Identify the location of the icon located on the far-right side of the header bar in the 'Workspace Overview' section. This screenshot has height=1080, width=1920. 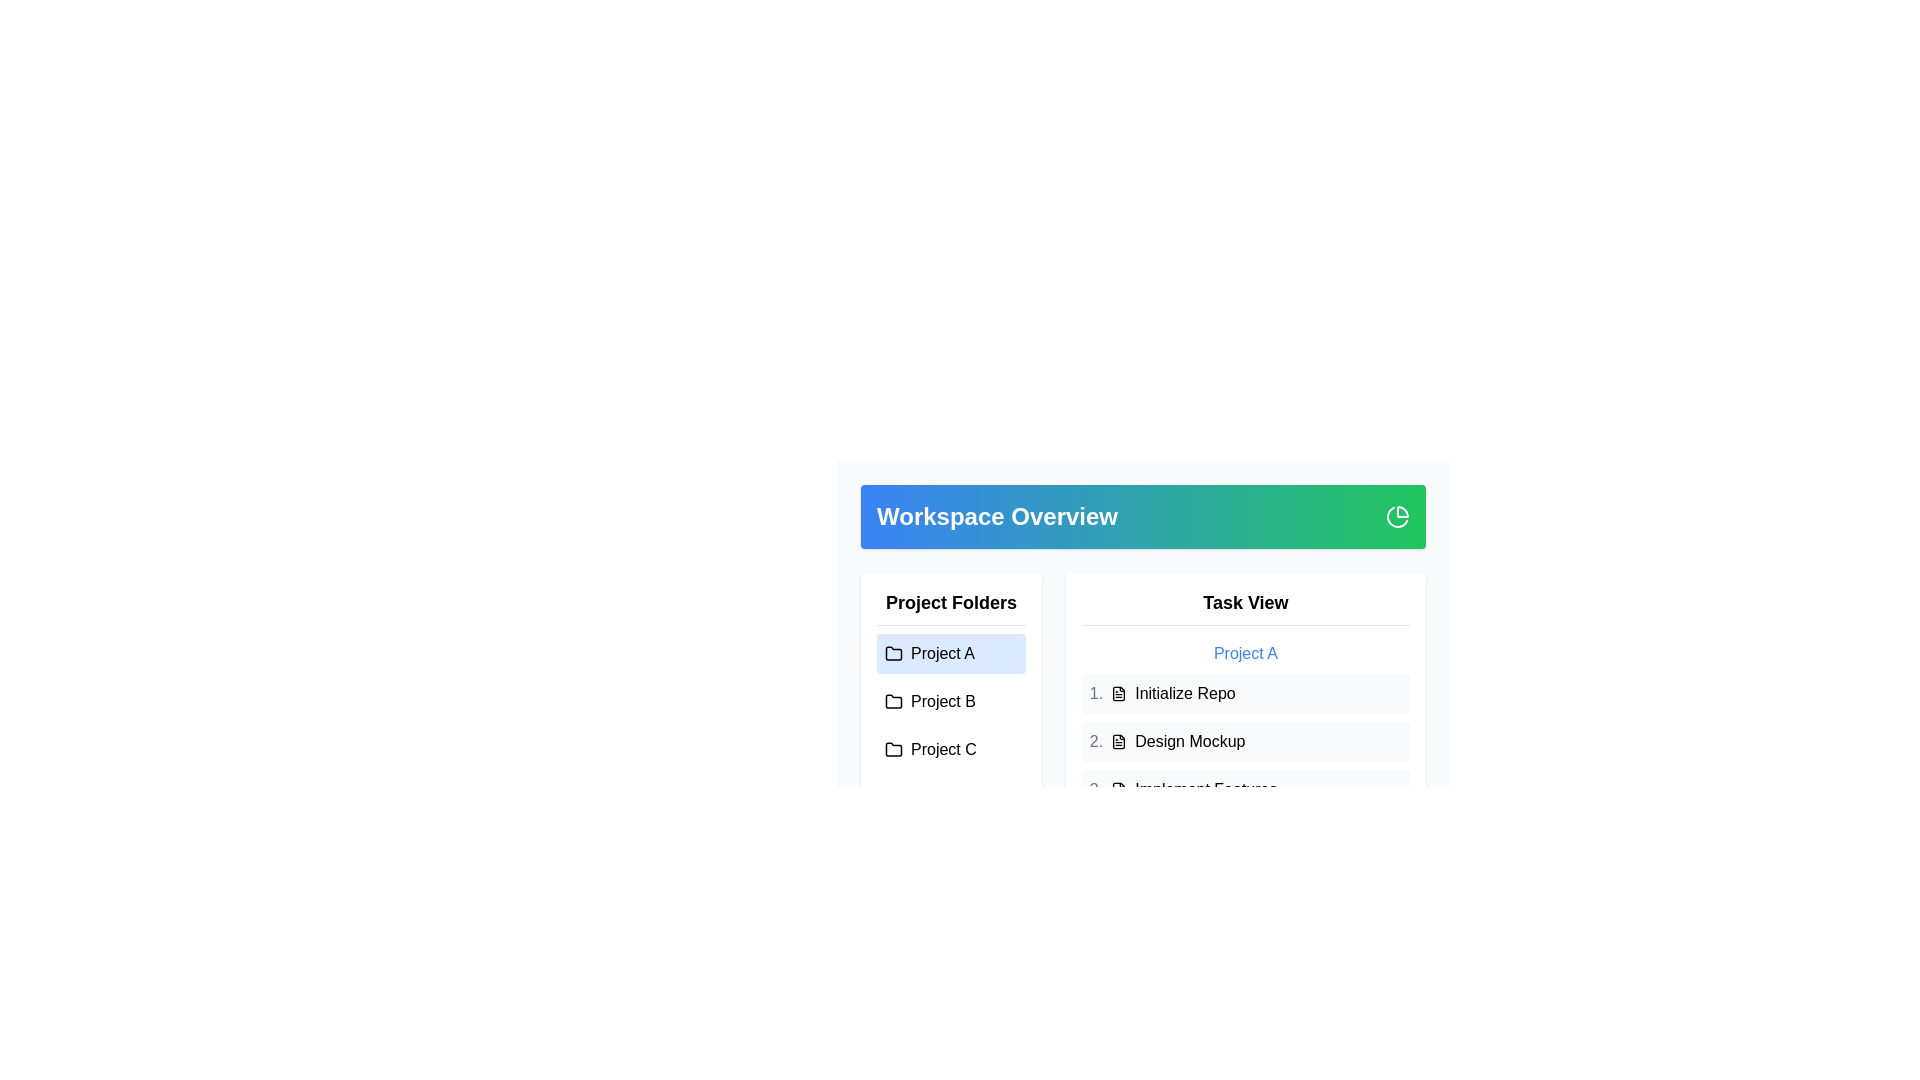
(1396, 515).